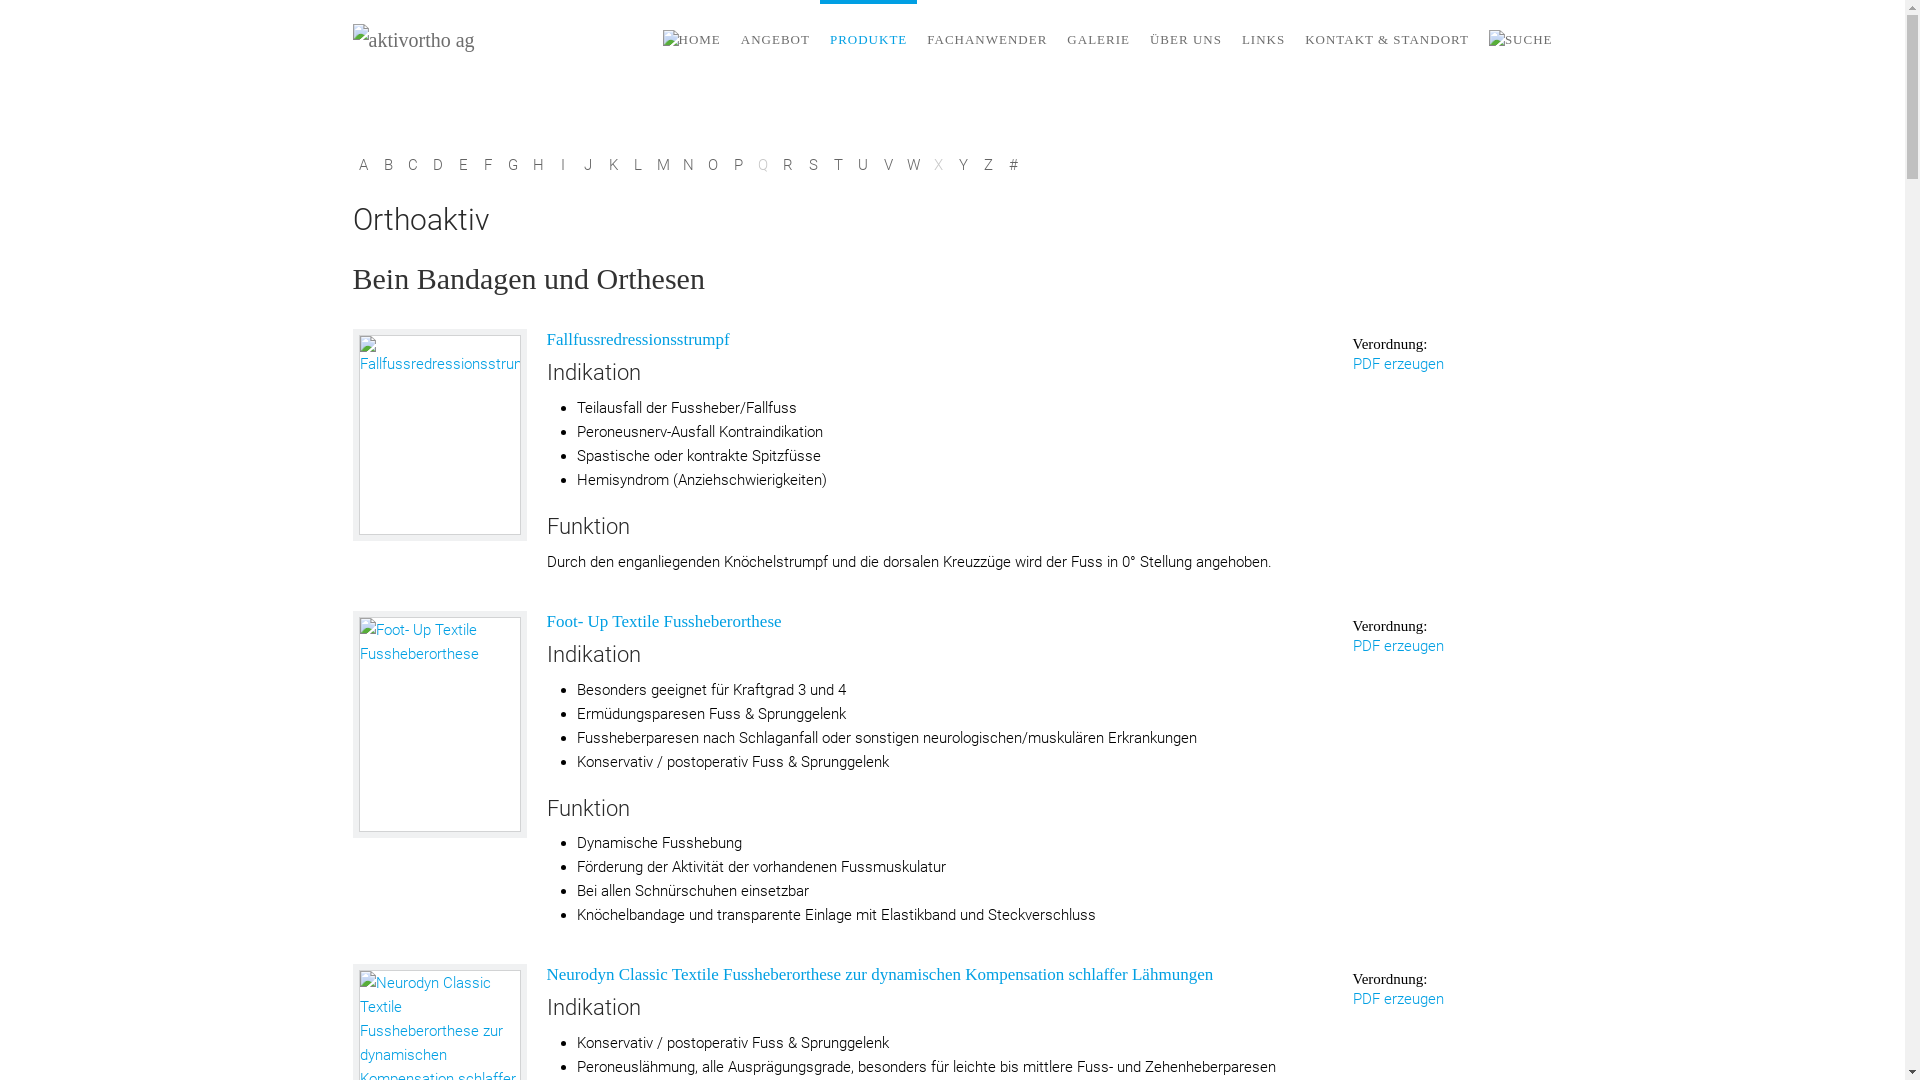 The width and height of the screenshot is (1920, 1080). Describe the element at coordinates (962, 164) in the screenshot. I see `'Y'` at that location.